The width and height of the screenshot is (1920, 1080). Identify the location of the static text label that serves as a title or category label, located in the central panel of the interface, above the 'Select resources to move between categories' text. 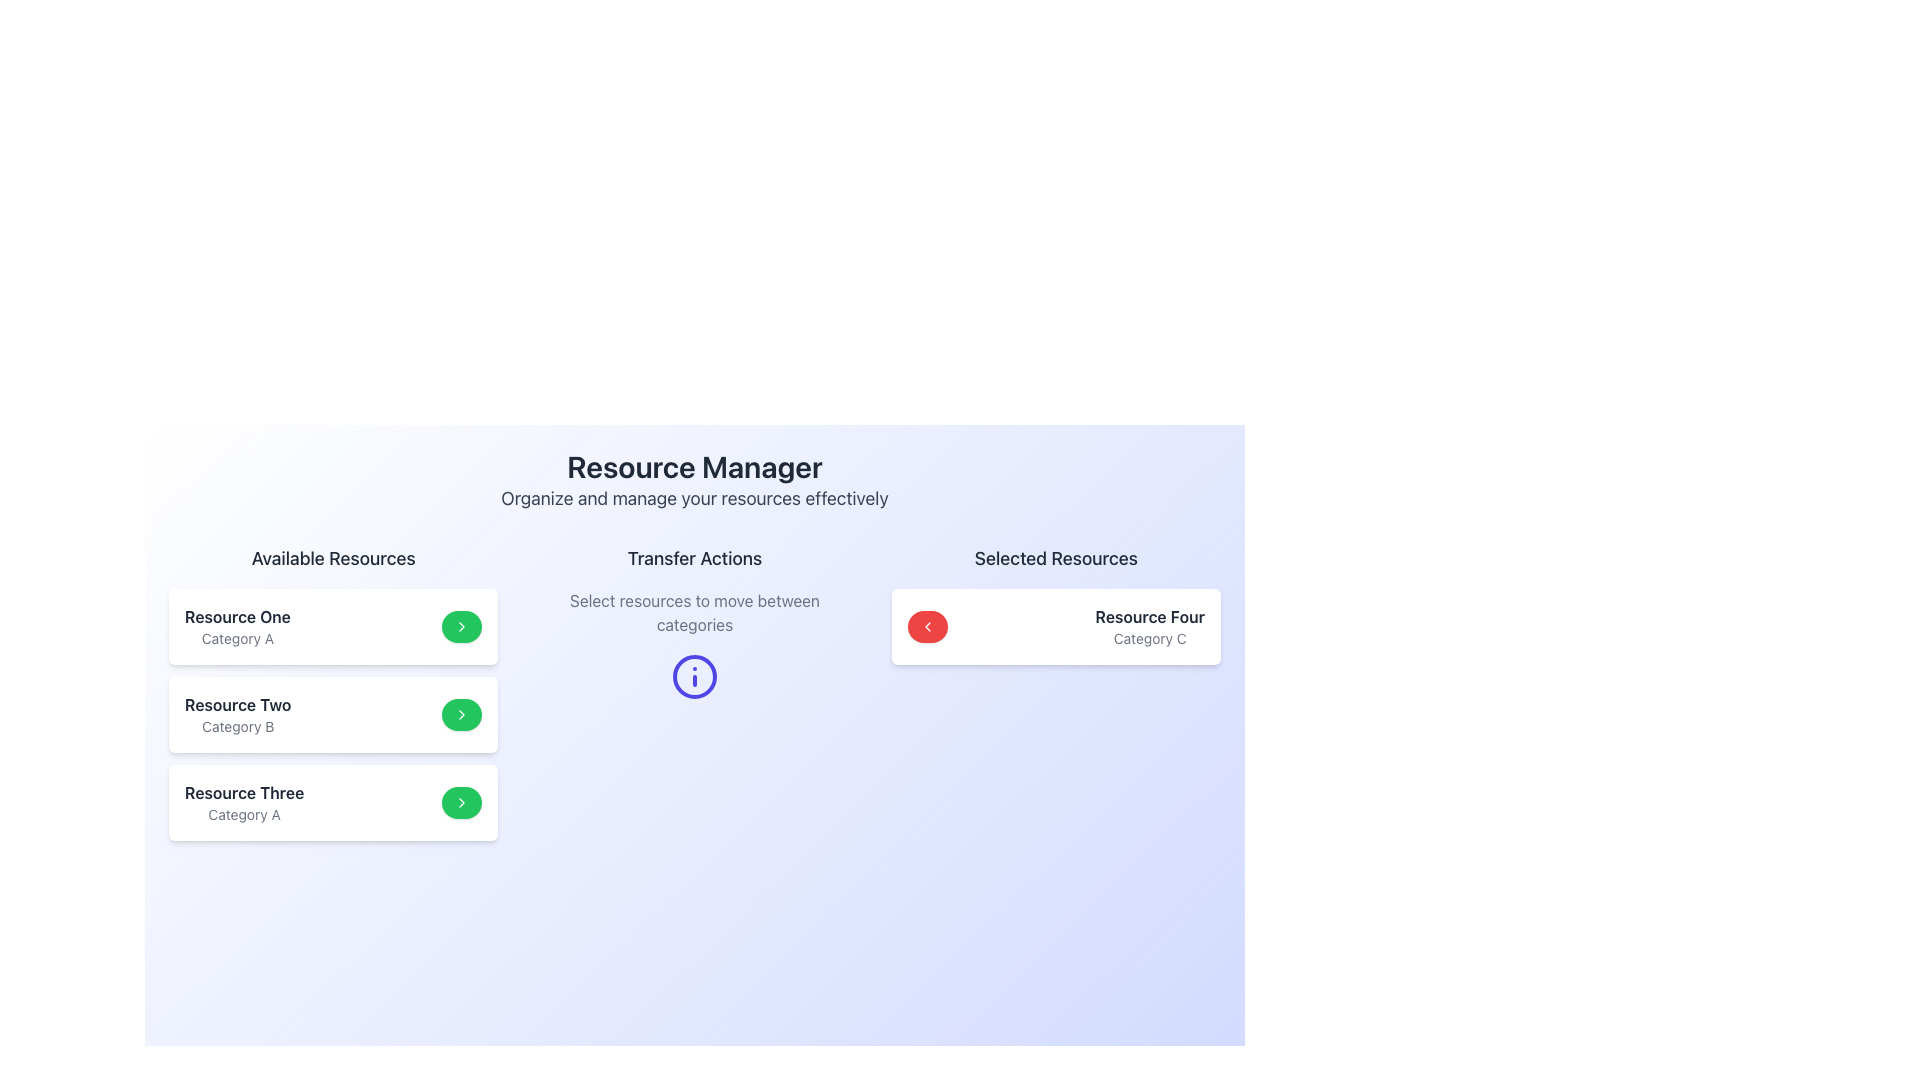
(695, 559).